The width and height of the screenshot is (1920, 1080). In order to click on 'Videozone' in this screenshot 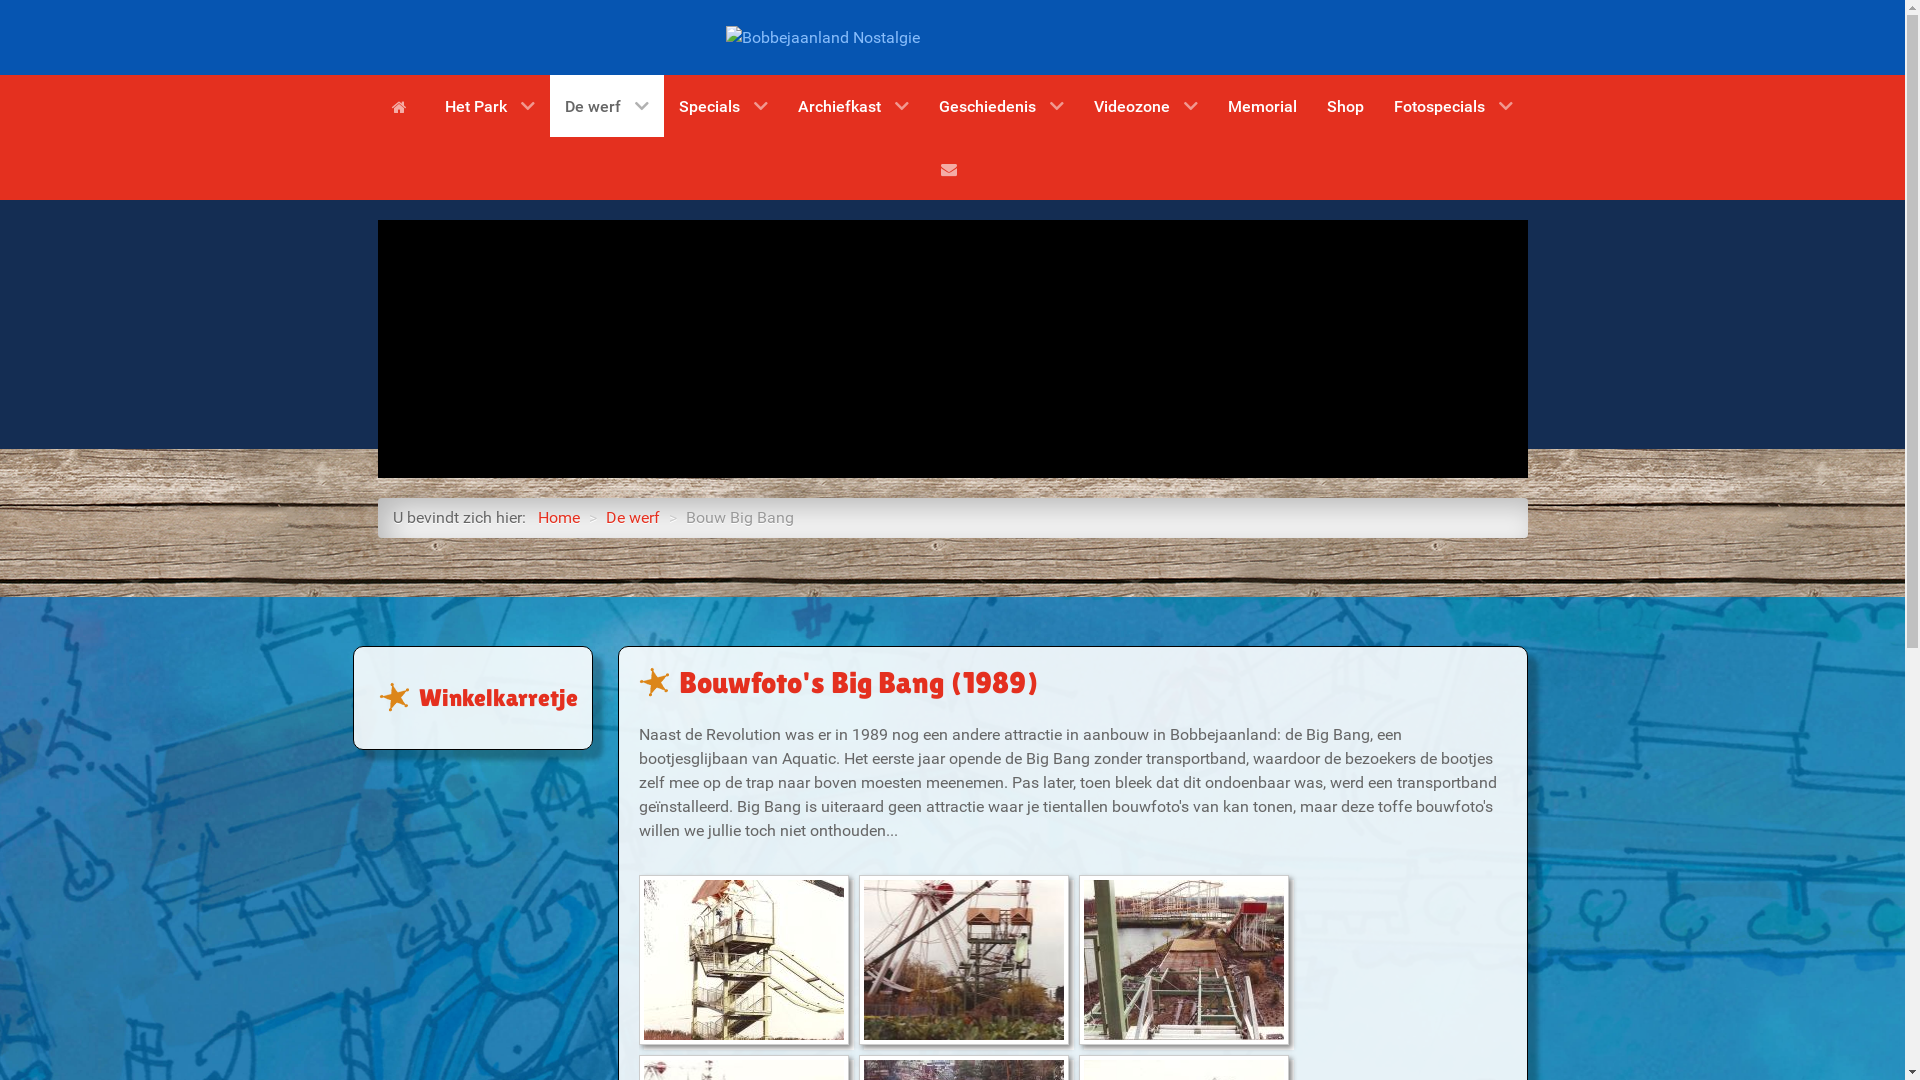, I will do `click(1146, 105)`.